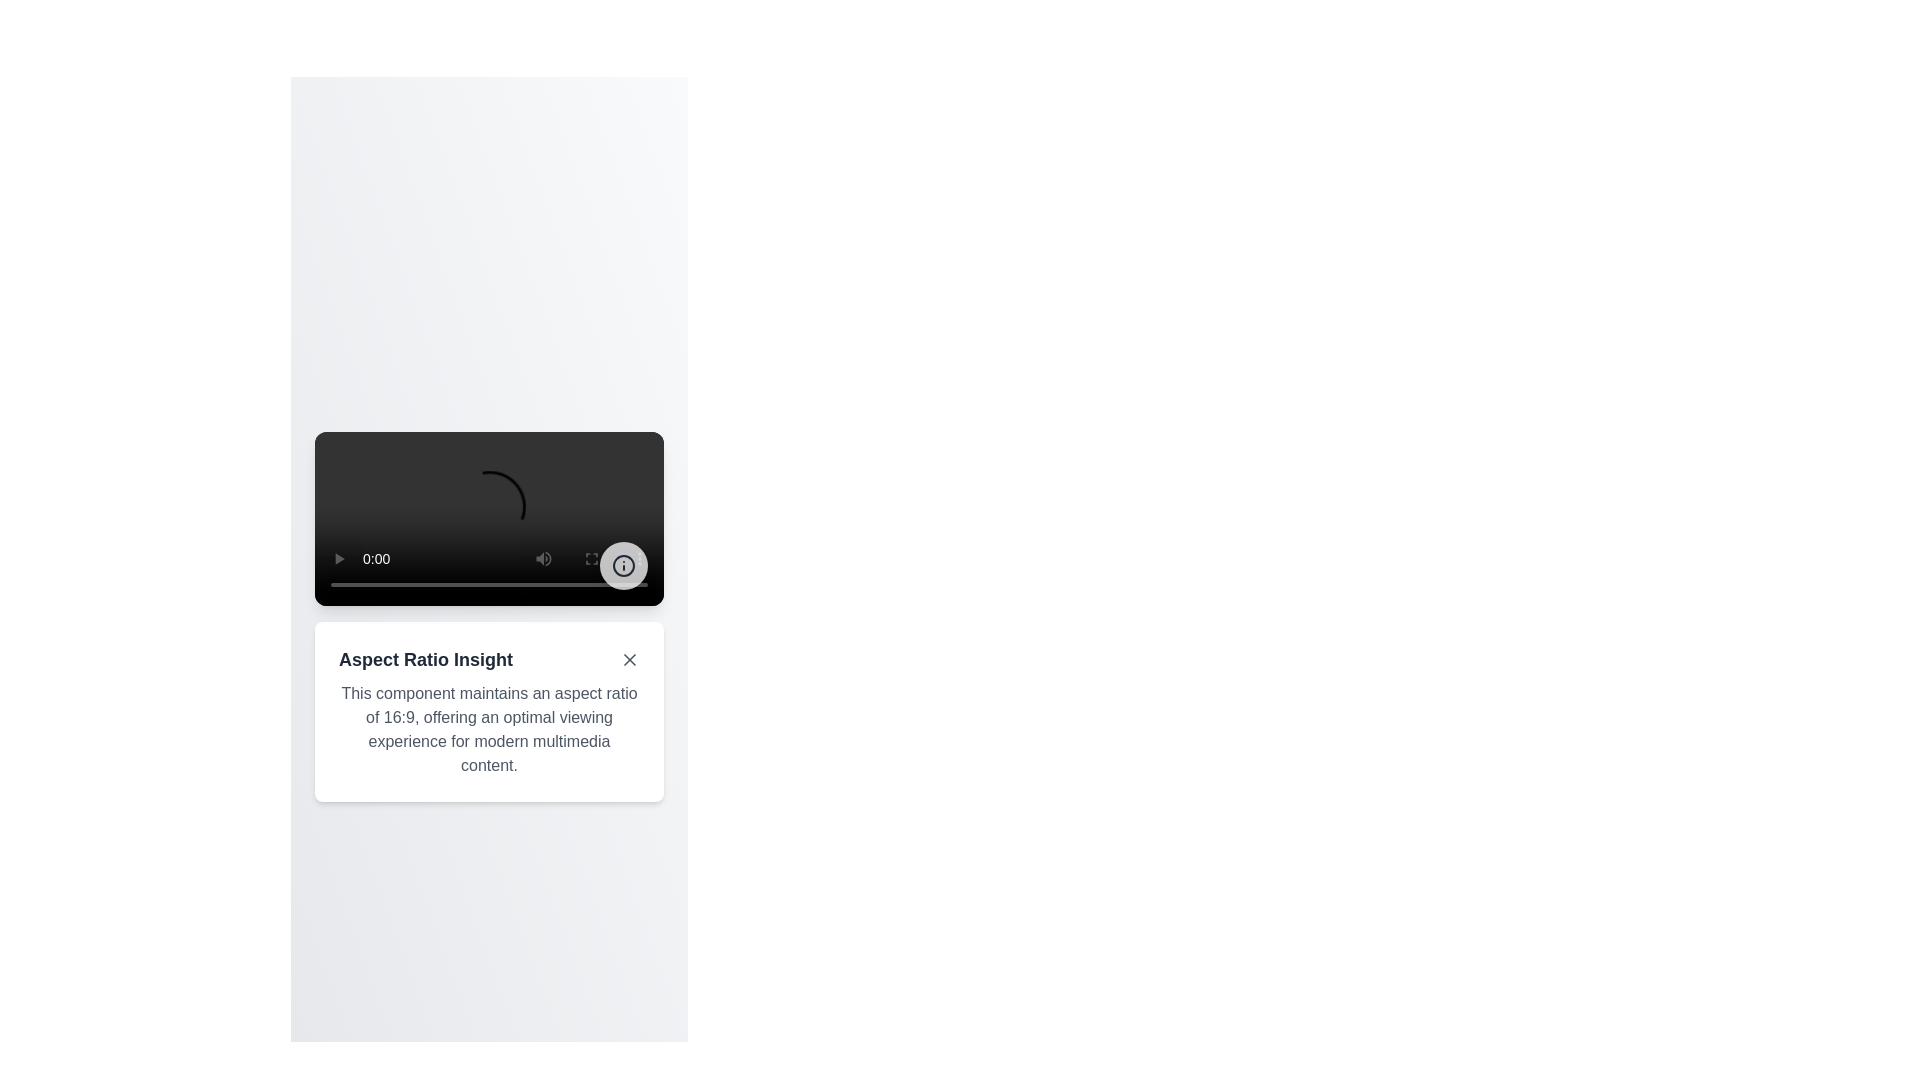 The image size is (1920, 1080). I want to click on the descriptive text element providing information about aspect ratio advantages, located below the 'Aspect Ratio Insight' heading in a white card layout, so click(489, 730).